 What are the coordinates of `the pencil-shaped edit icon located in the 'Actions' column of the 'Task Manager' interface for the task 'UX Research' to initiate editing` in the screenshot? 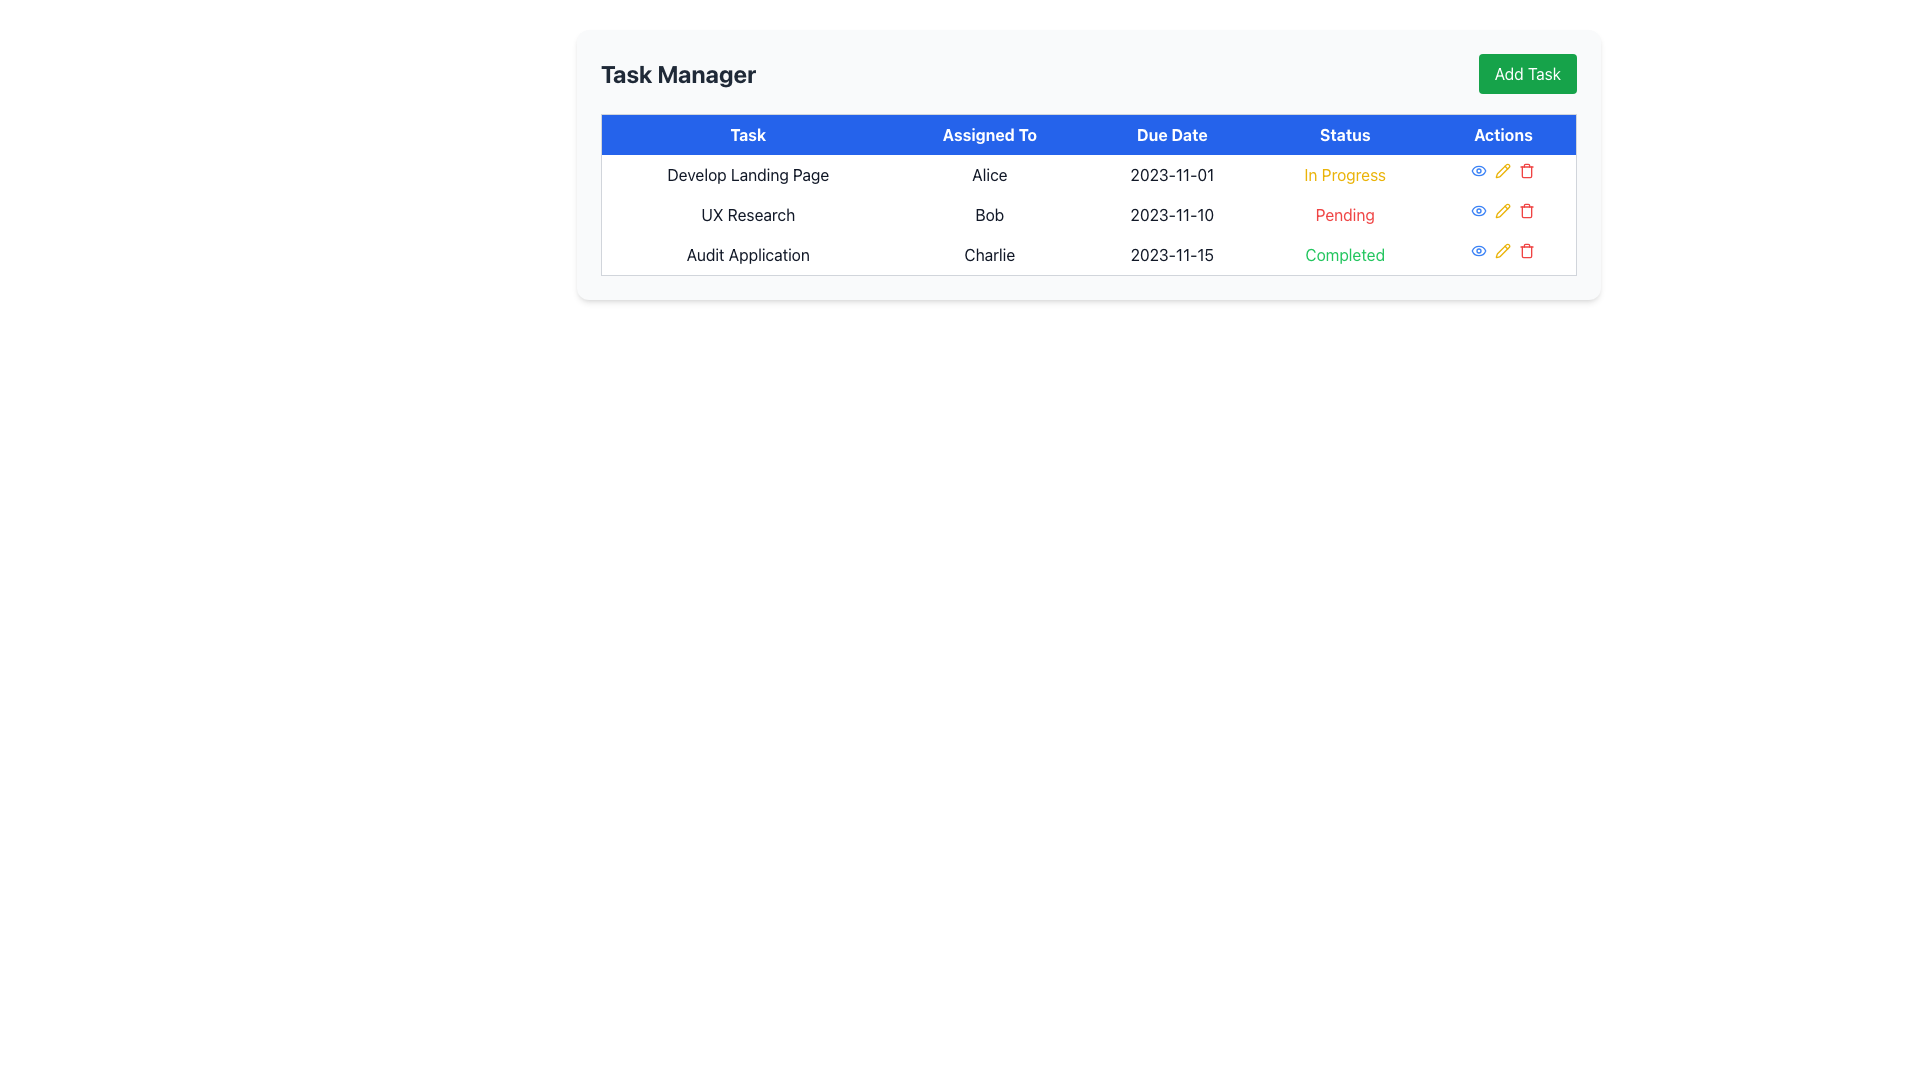 It's located at (1503, 211).